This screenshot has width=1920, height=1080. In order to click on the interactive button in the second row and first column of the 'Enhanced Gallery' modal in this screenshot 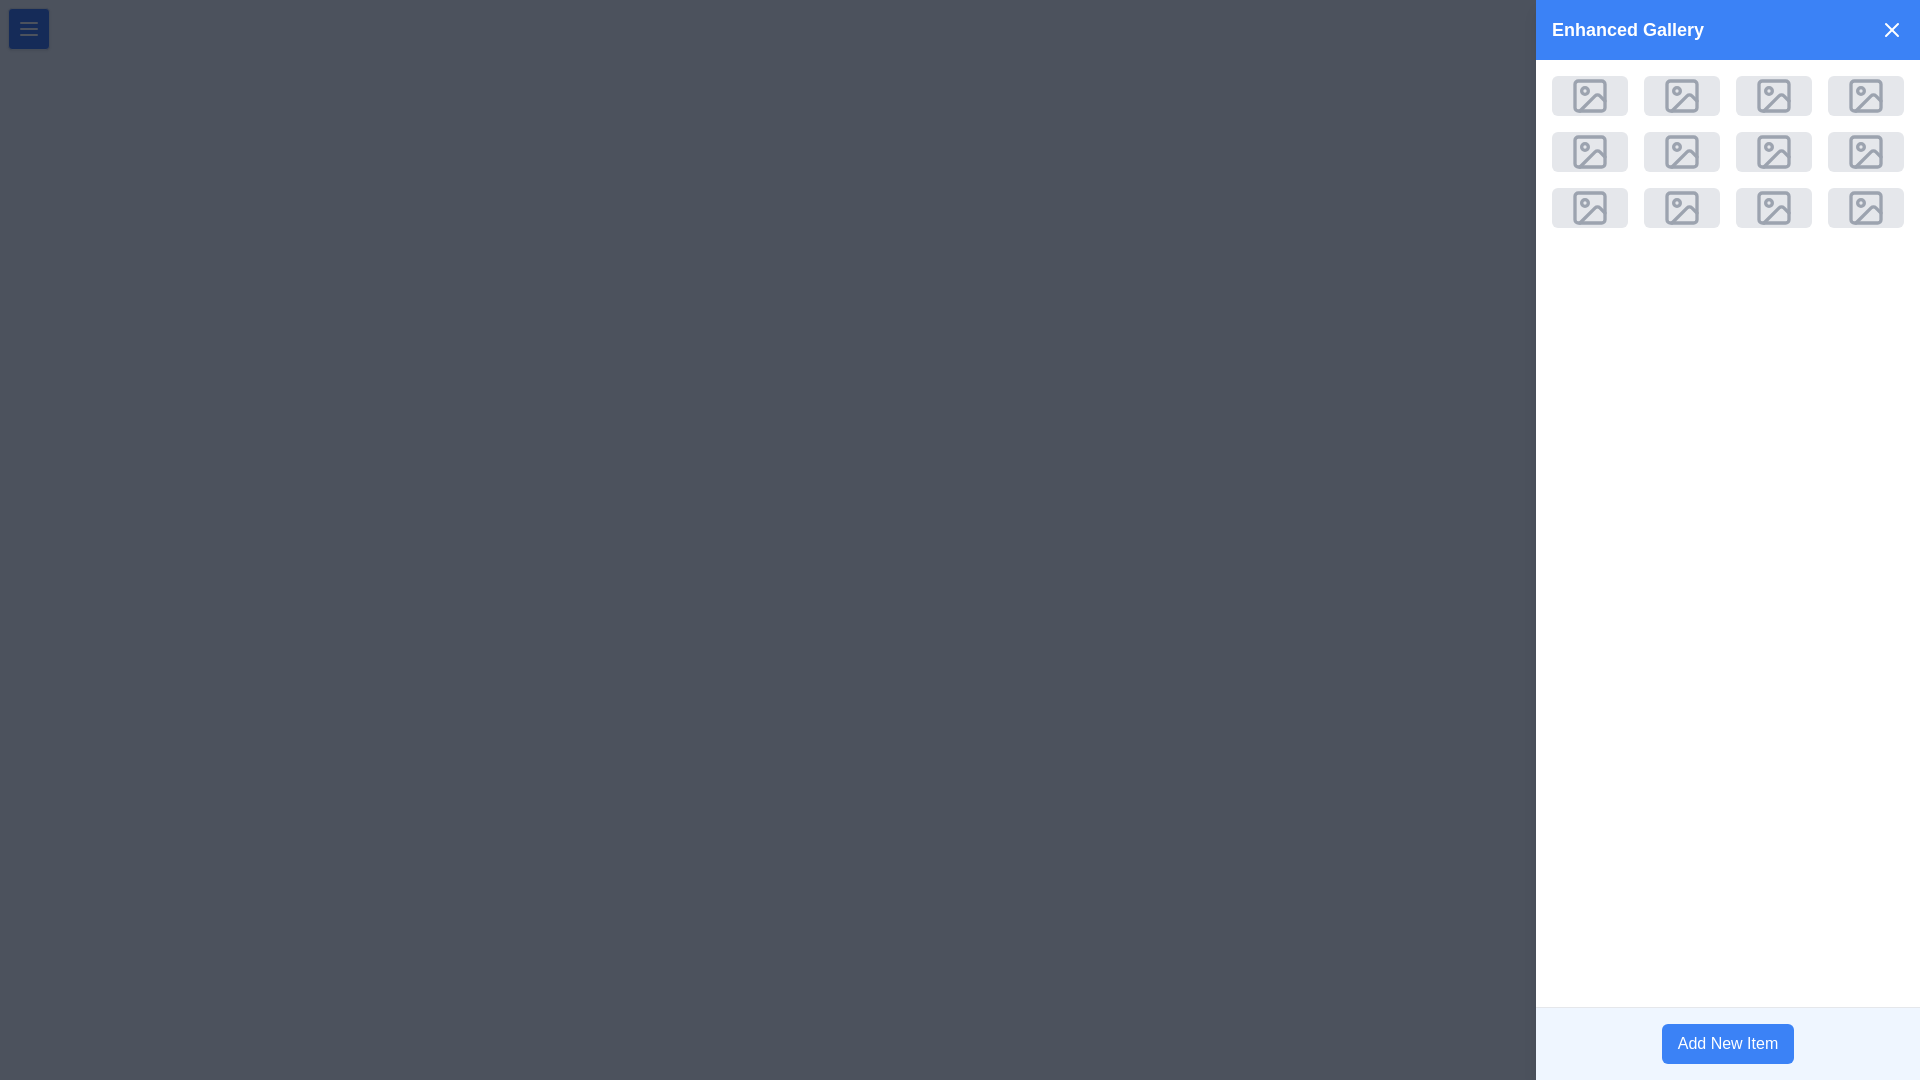, I will do `click(1588, 150)`.